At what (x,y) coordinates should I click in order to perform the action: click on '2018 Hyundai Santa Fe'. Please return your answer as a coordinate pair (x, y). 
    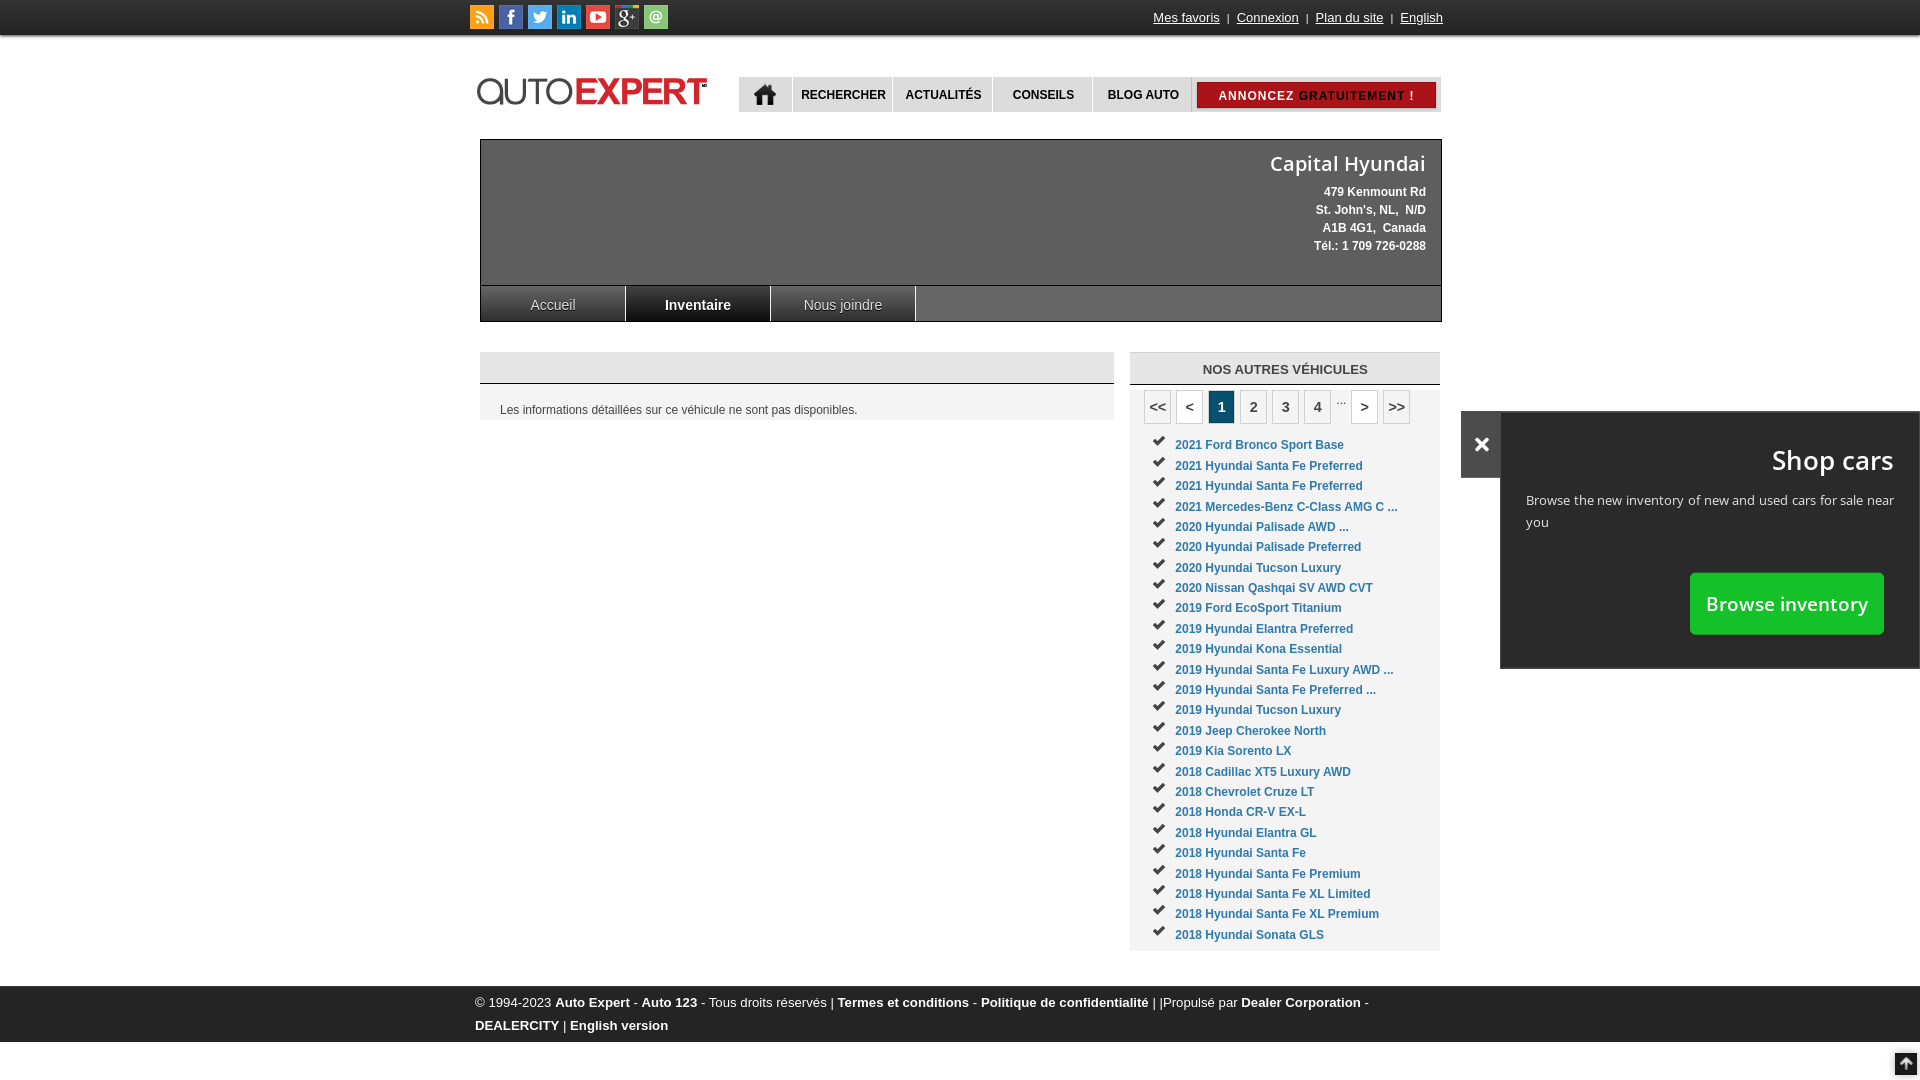
    Looking at the image, I should click on (1239, 852).